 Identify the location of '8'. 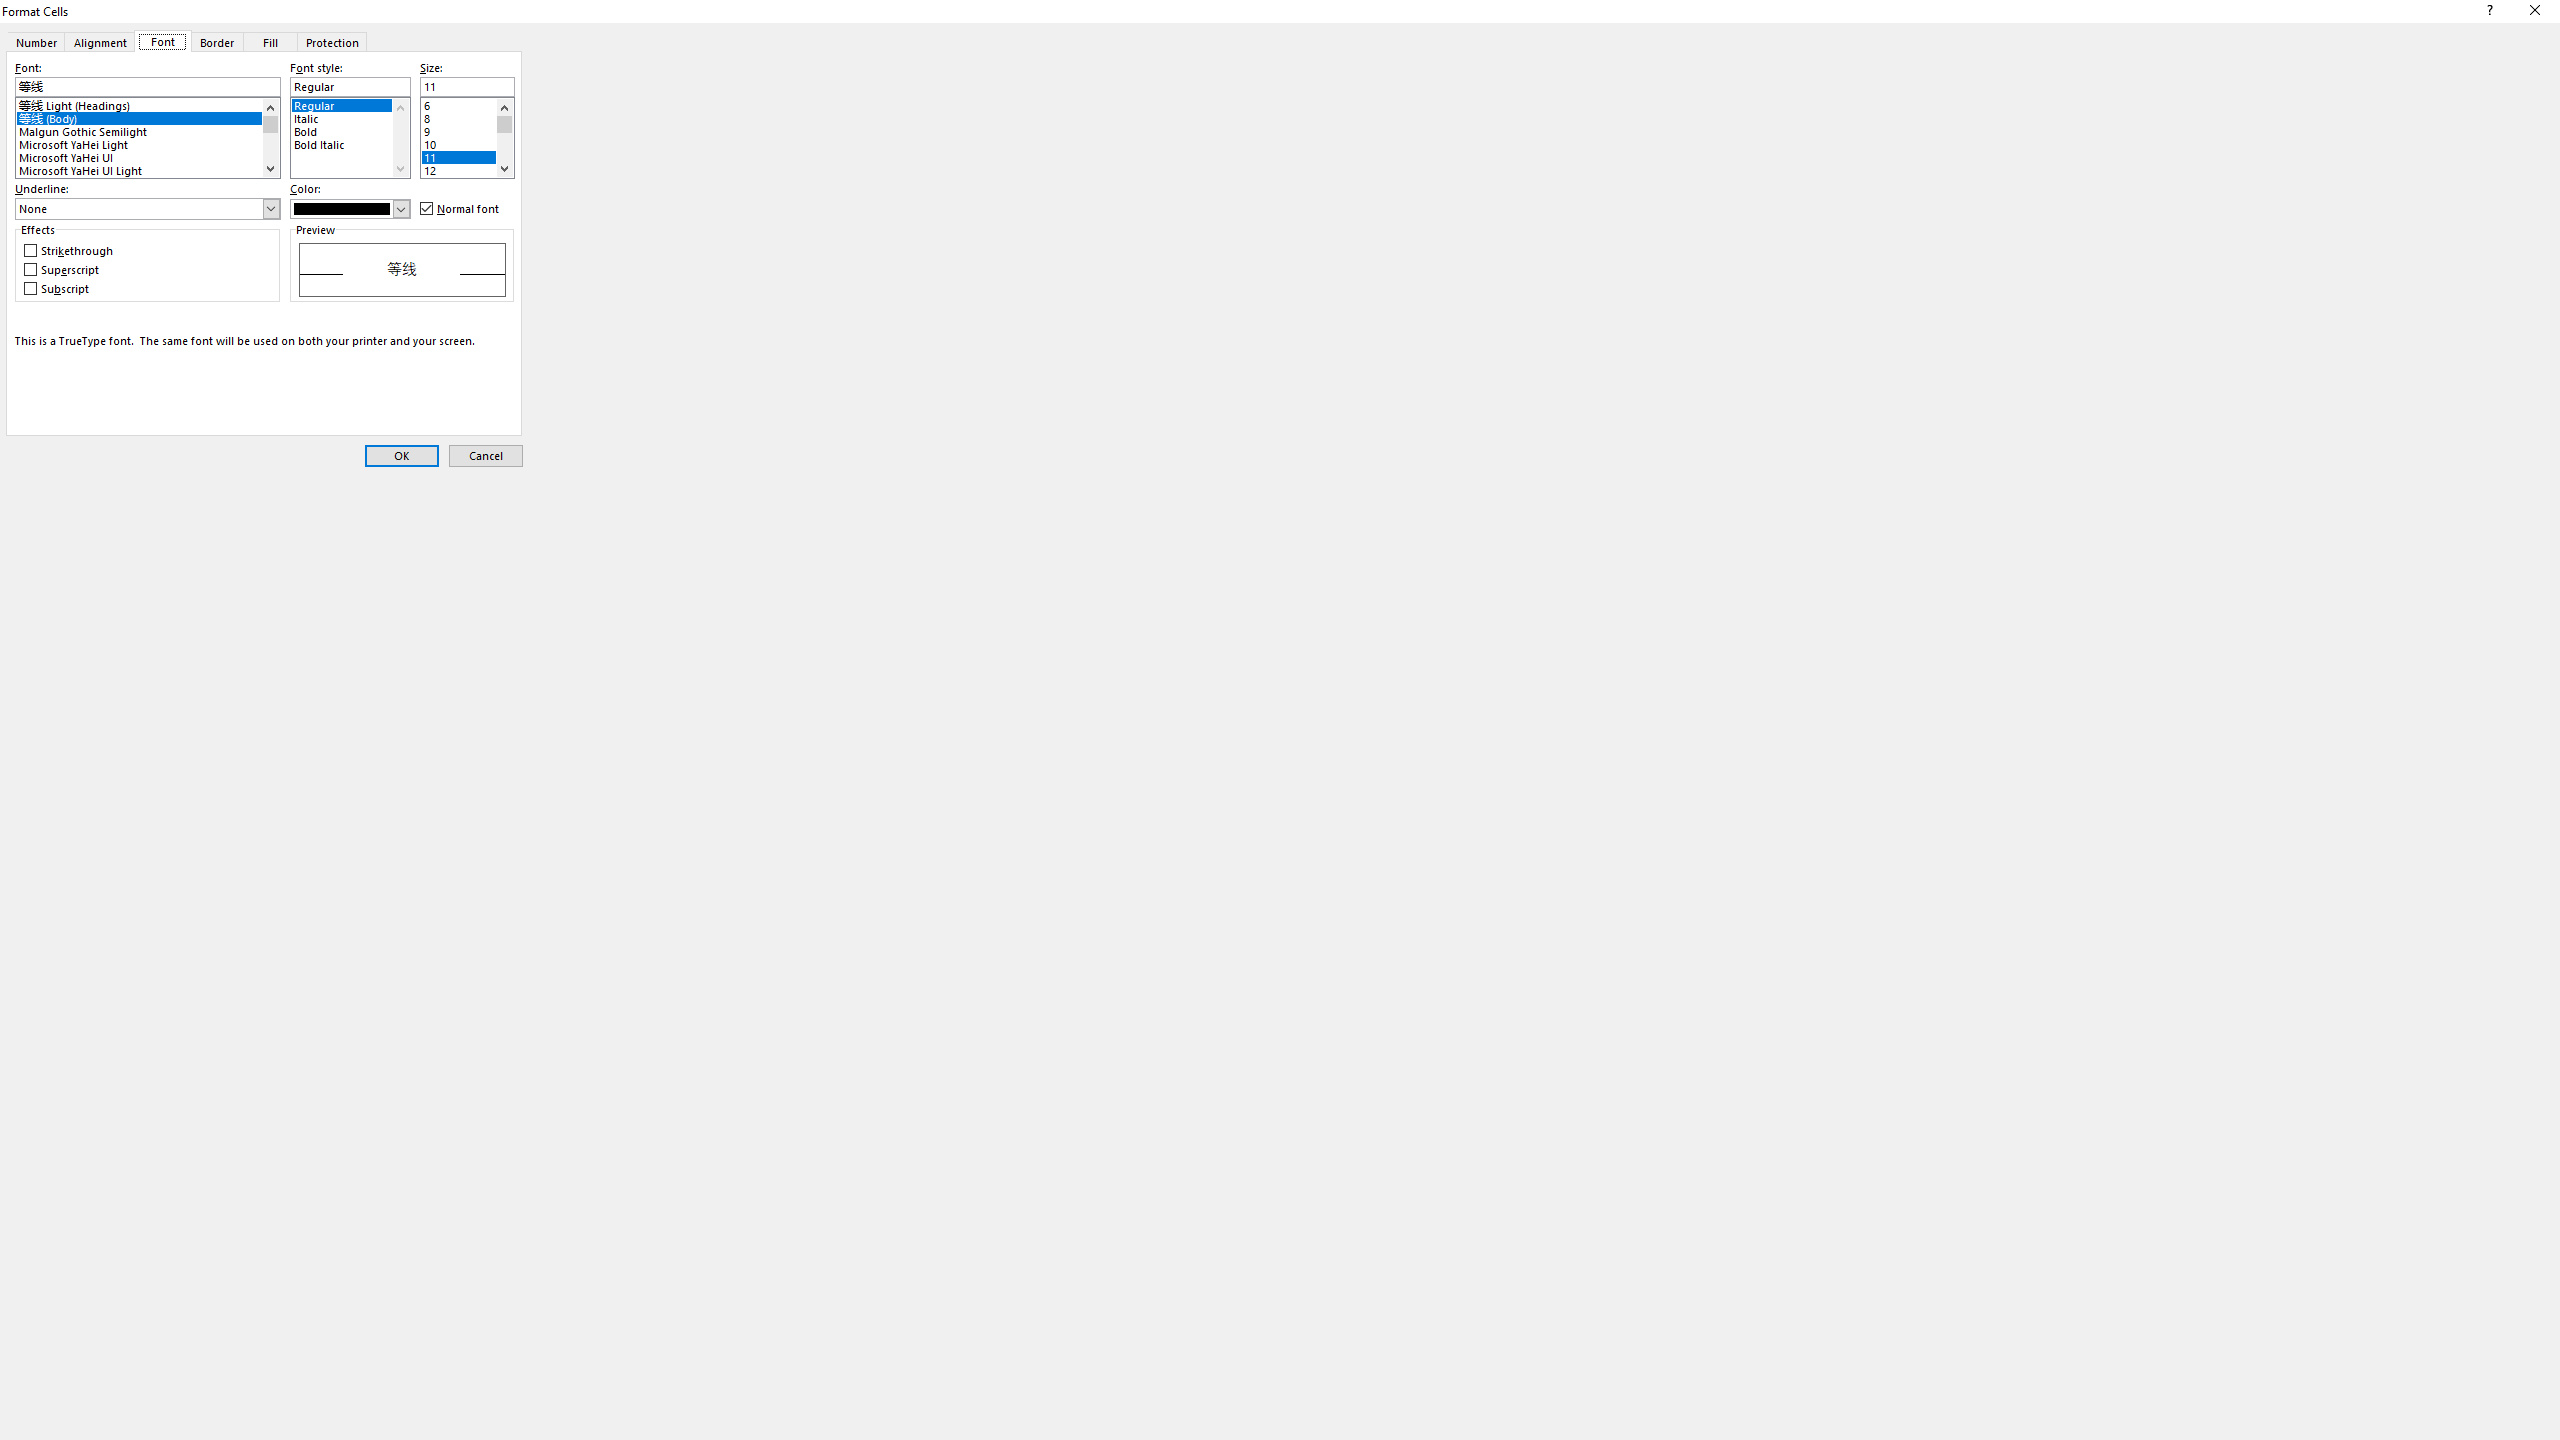
(466, 114).